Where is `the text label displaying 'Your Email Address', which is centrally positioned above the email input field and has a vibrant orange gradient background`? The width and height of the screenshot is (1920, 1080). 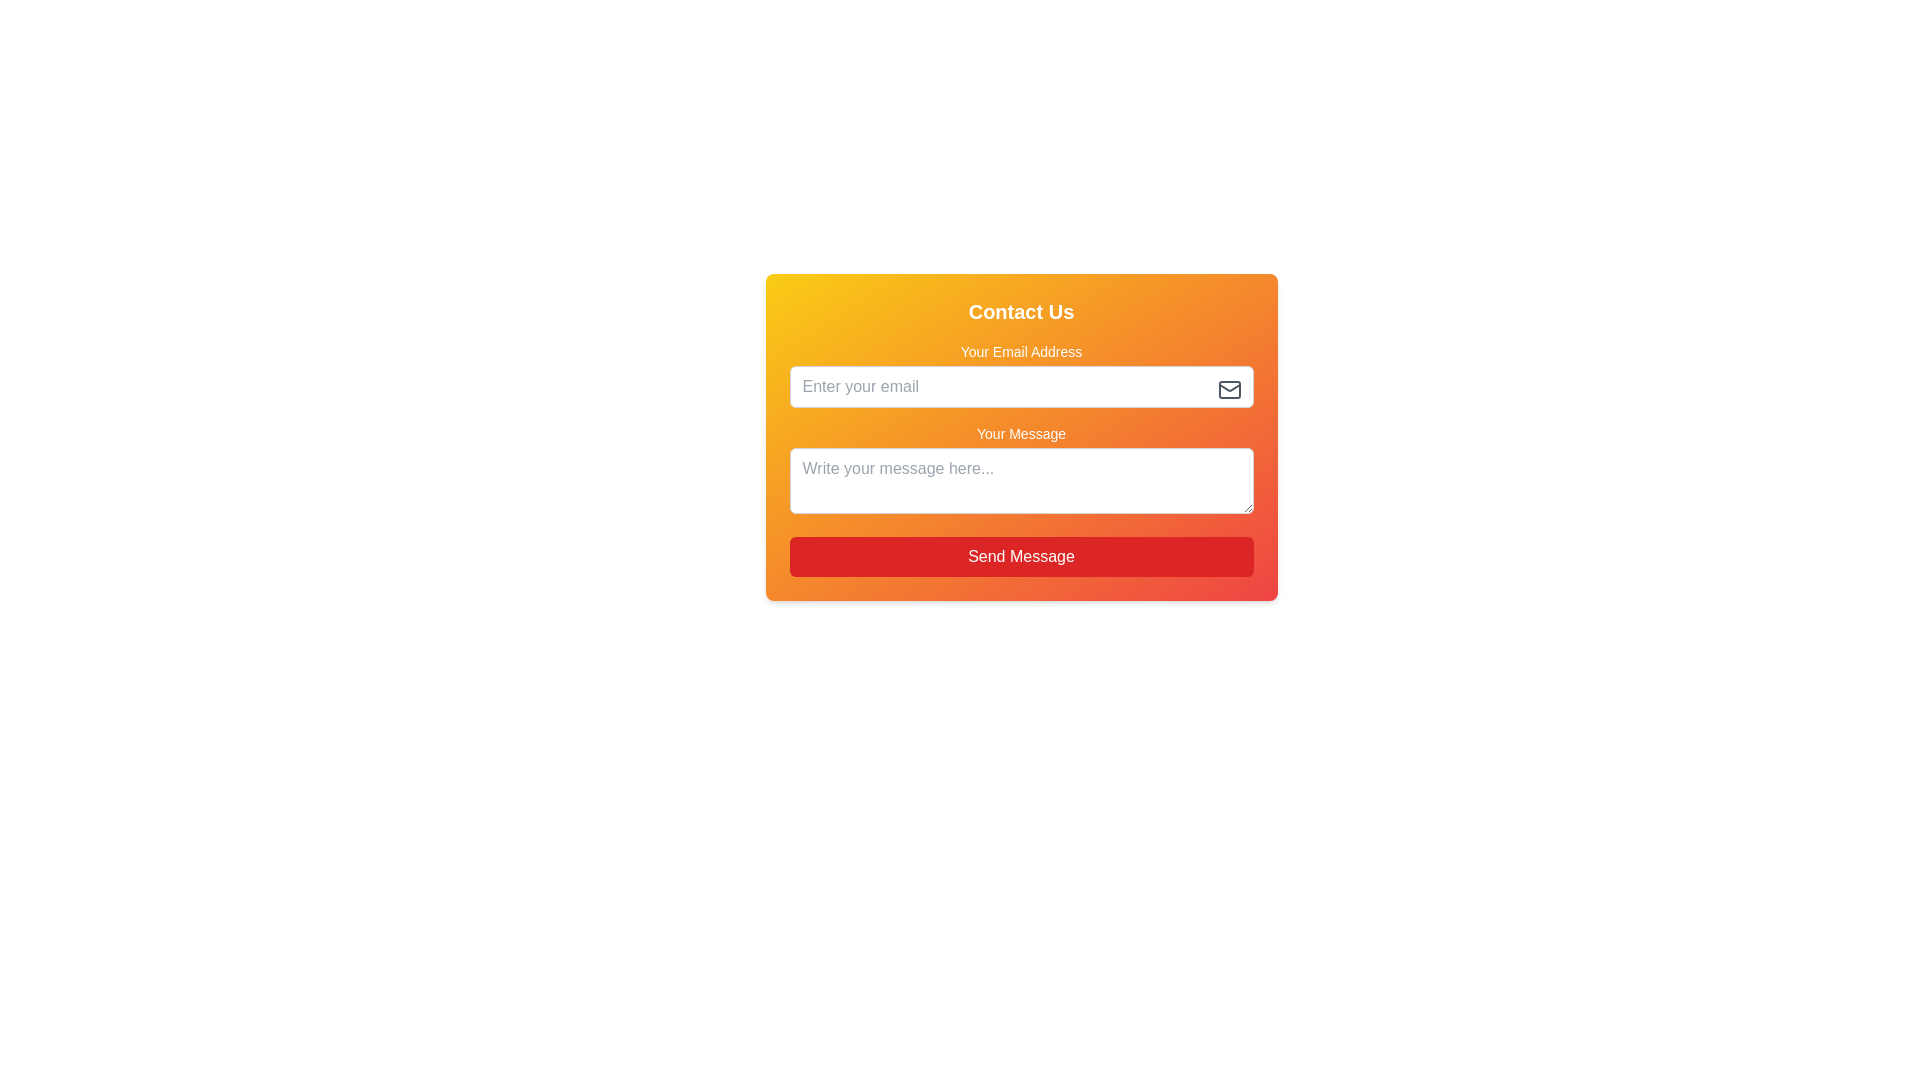 the text label displaying 'Your Email Address', which is centrally positioned above the email input field and has a vibrant orange gradient background is located at coordinates (1021, 350).